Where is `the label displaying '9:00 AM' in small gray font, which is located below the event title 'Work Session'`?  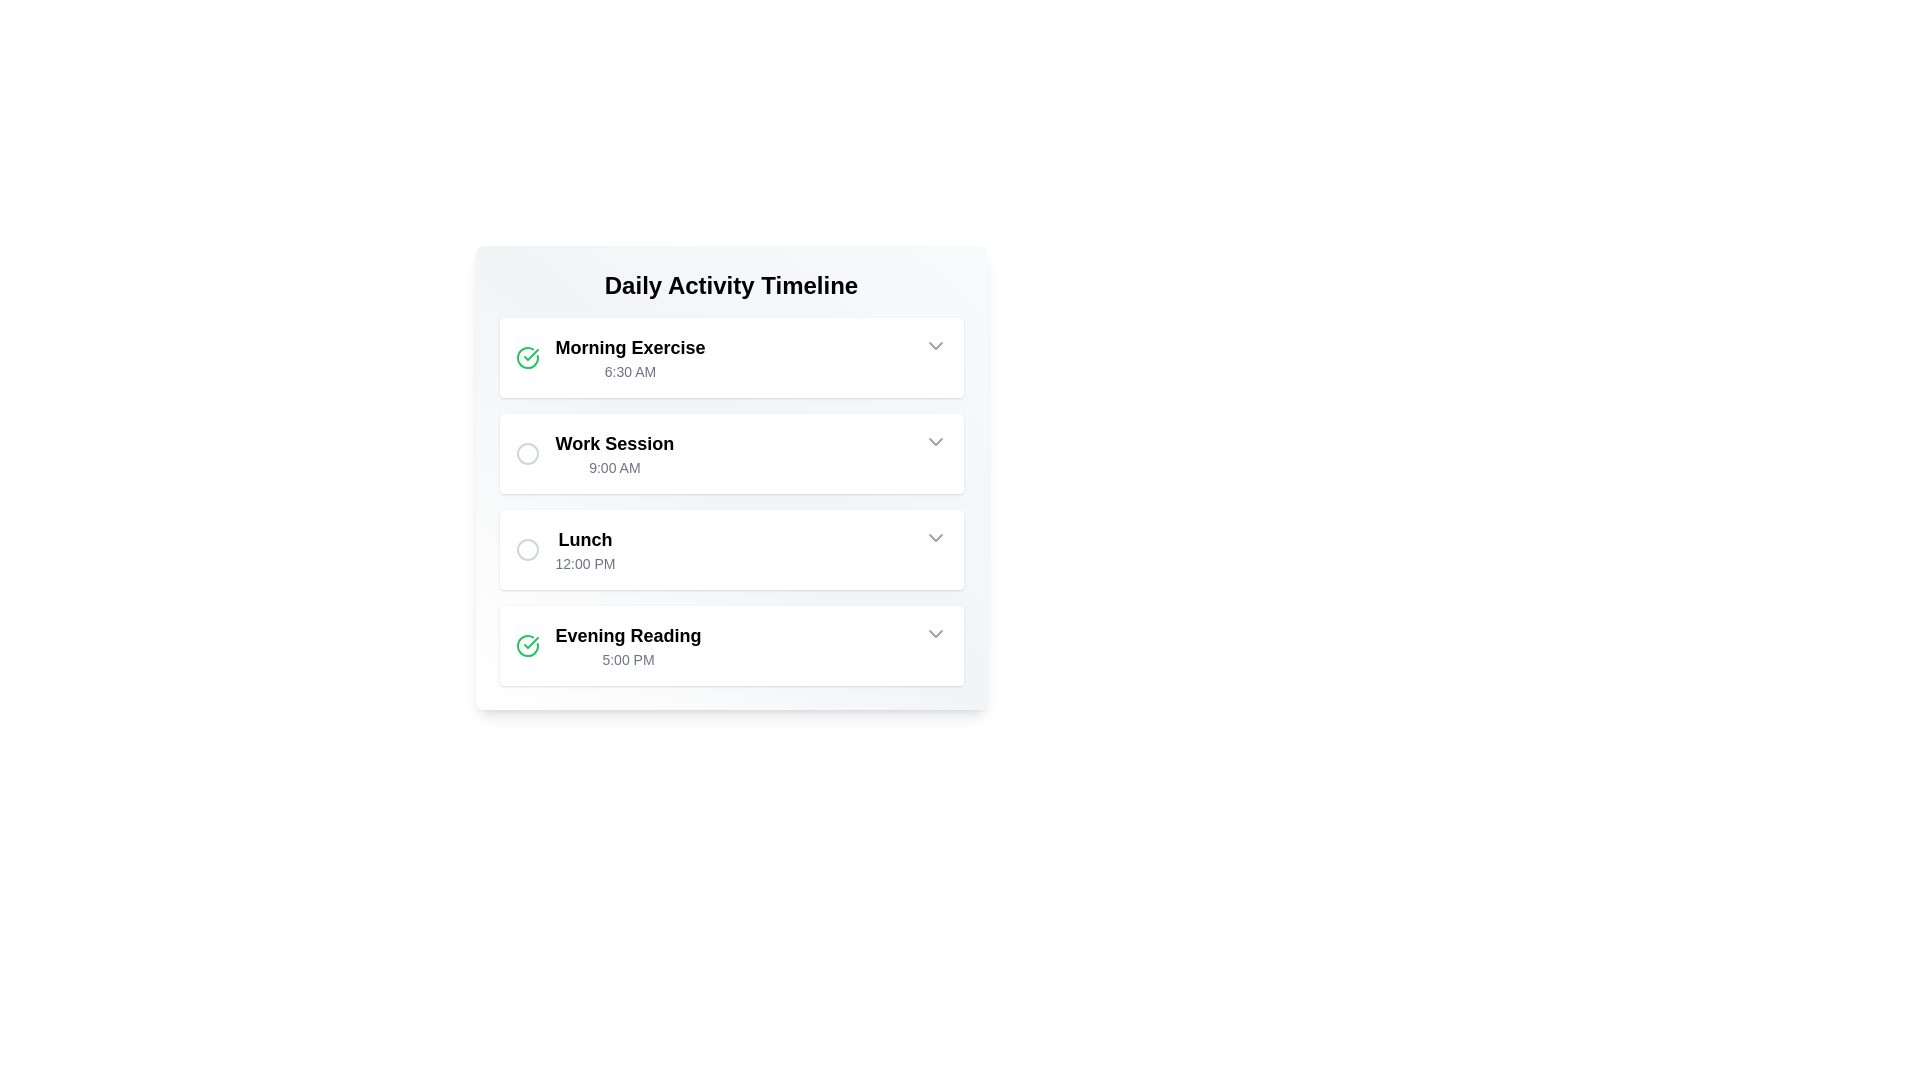 the label displaying '9:00 AM' in small gray font, which is located below the event title 'Work Session' is located at coordinates (613, 467).